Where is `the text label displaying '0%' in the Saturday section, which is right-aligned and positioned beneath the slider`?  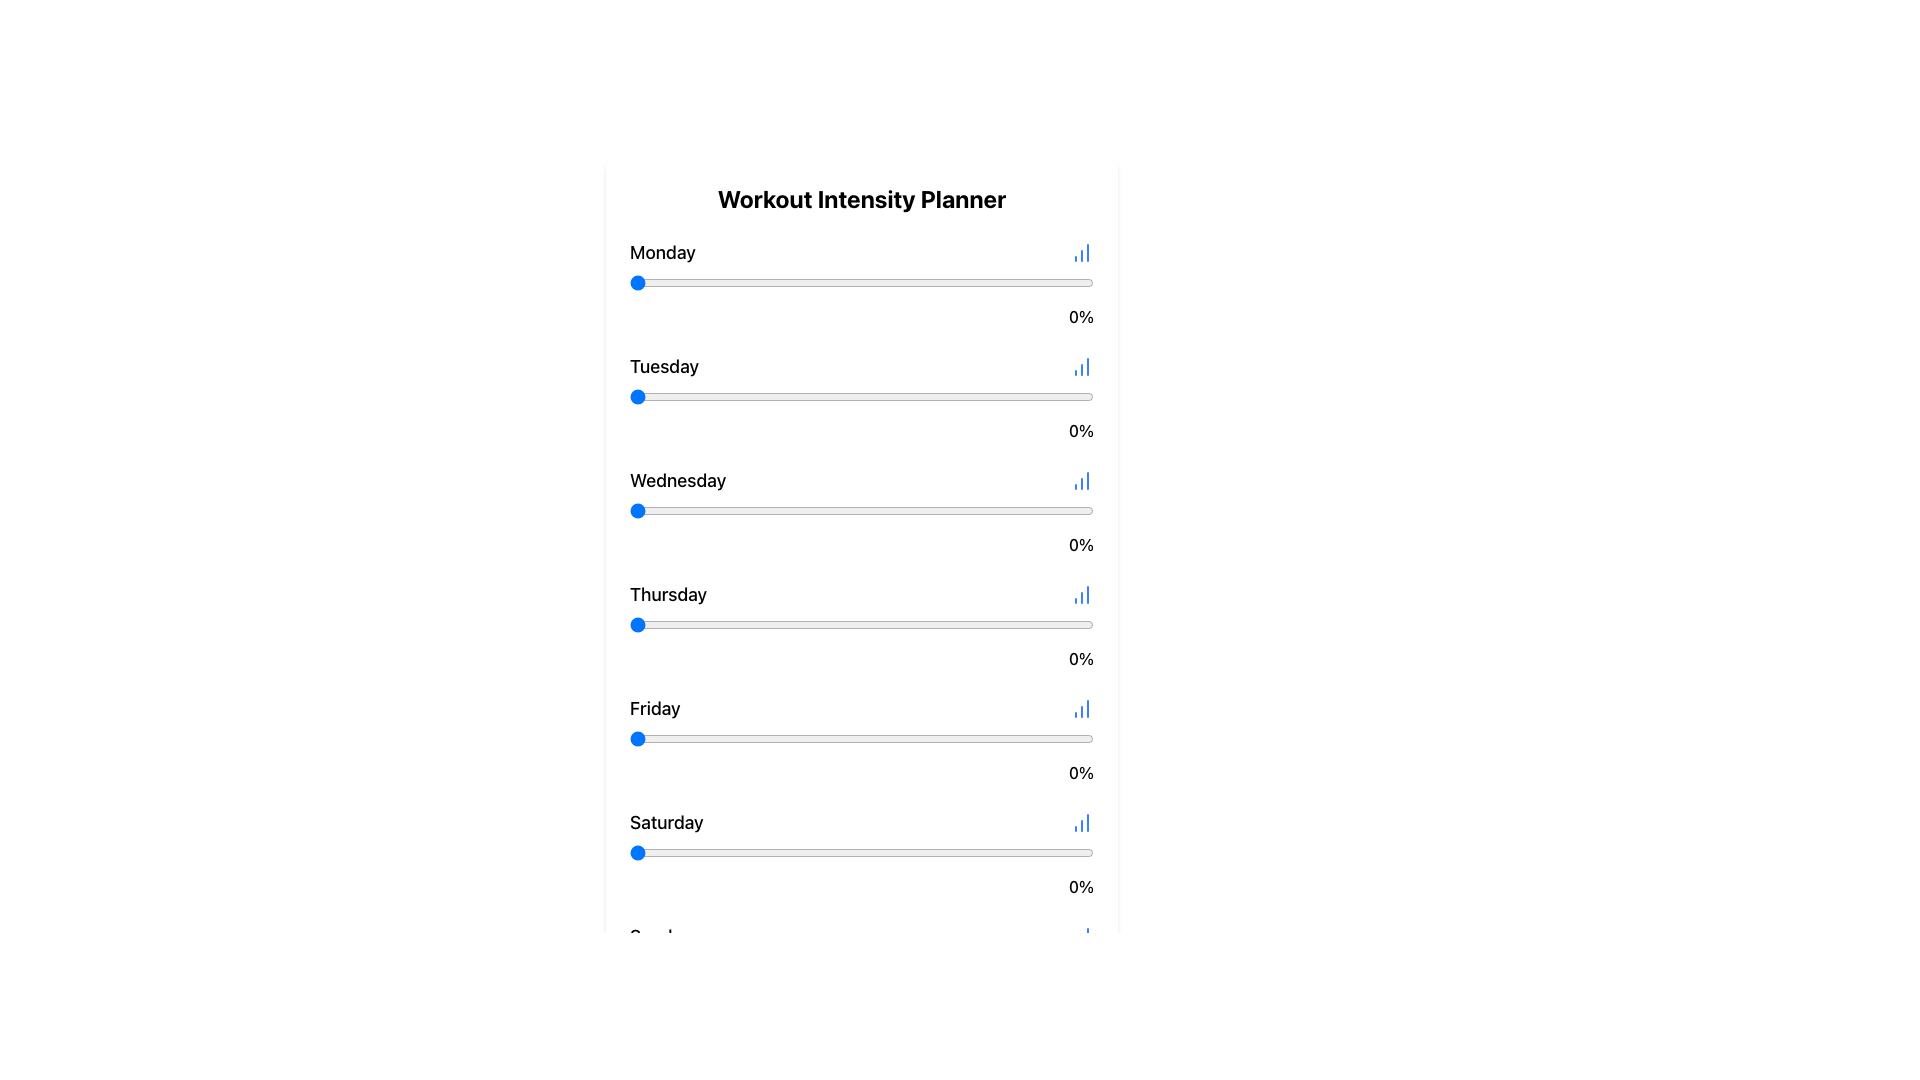 the text label displaying '0%' in the Saturday section, which is right-aligned and positioned beneath the slider is located at coordinates (862, 886).